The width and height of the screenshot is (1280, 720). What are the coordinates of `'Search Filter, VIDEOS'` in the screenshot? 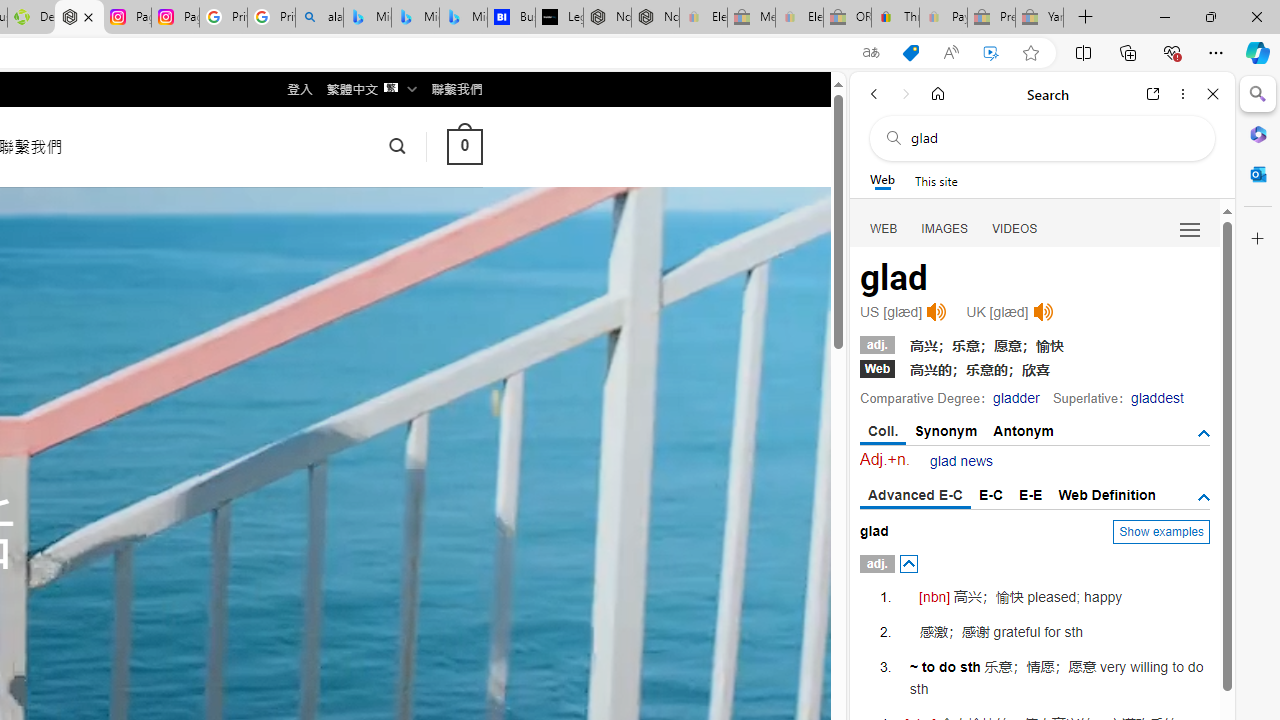 It's located at (1015, 227).